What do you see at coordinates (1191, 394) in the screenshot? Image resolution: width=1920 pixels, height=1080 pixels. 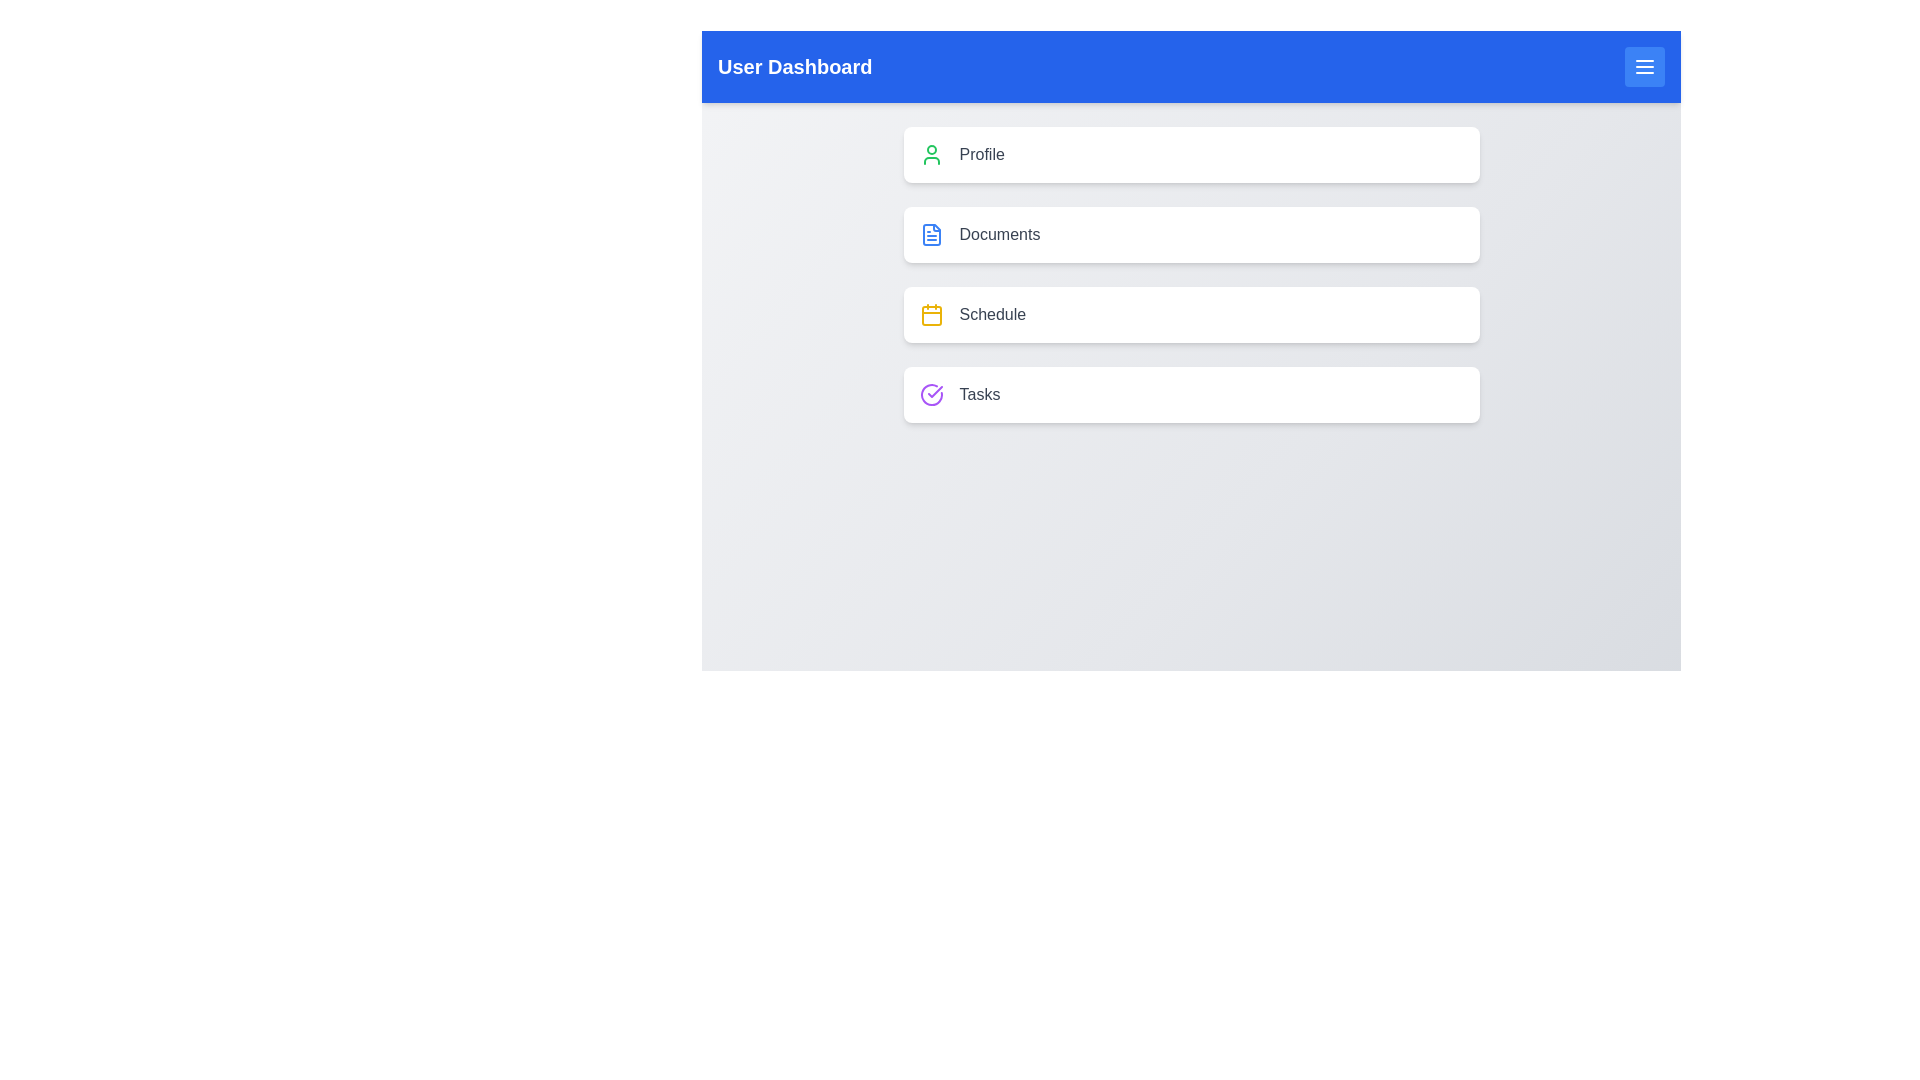 I see `the menu item Tasks` at bounding box center [1191, 394].